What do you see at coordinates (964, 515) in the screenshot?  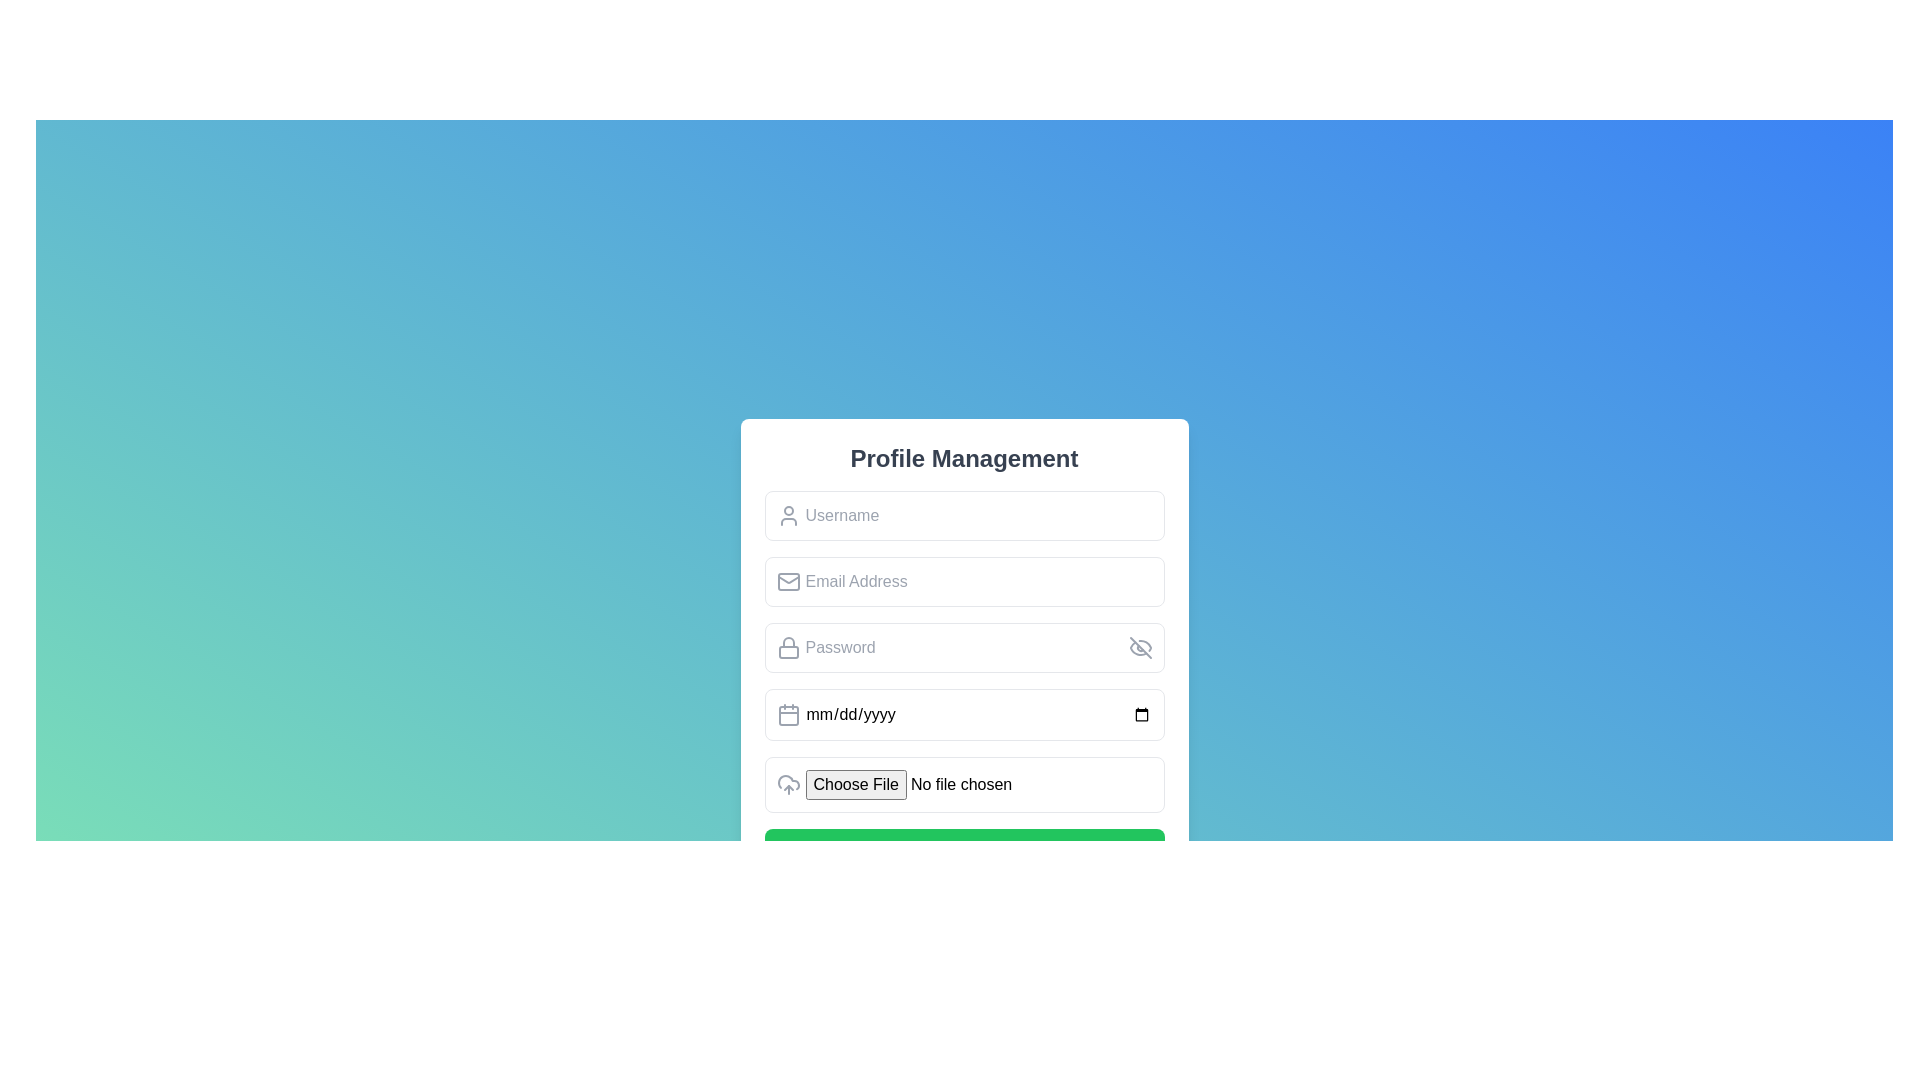 I see `the username input field located in the 'Profile Management' panel to focus on it` at bounding box center [964, 515].